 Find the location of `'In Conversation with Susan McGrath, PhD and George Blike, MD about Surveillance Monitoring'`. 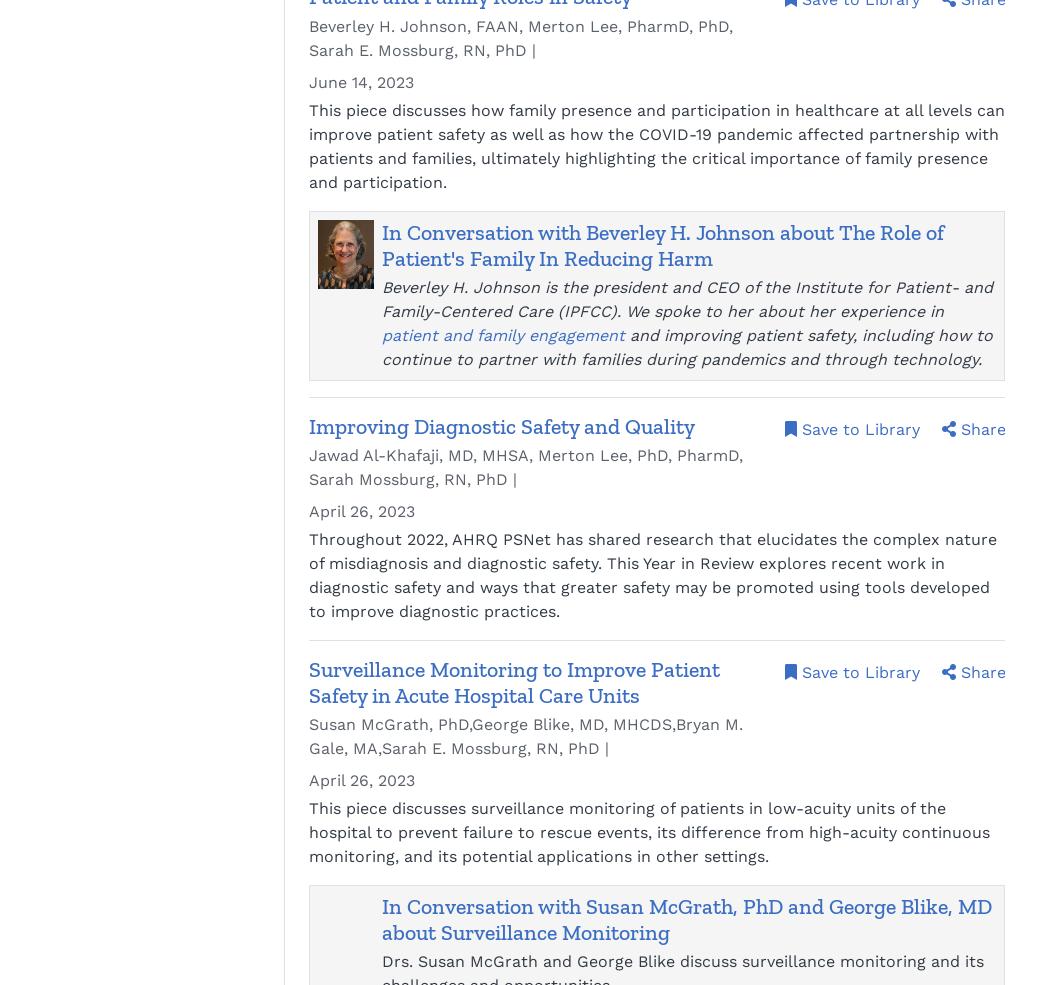

'In Conversation with Susan McGrath, PhD and George Blike, MD about Surveillance Monitoring' is located at coordinates (686, 919).